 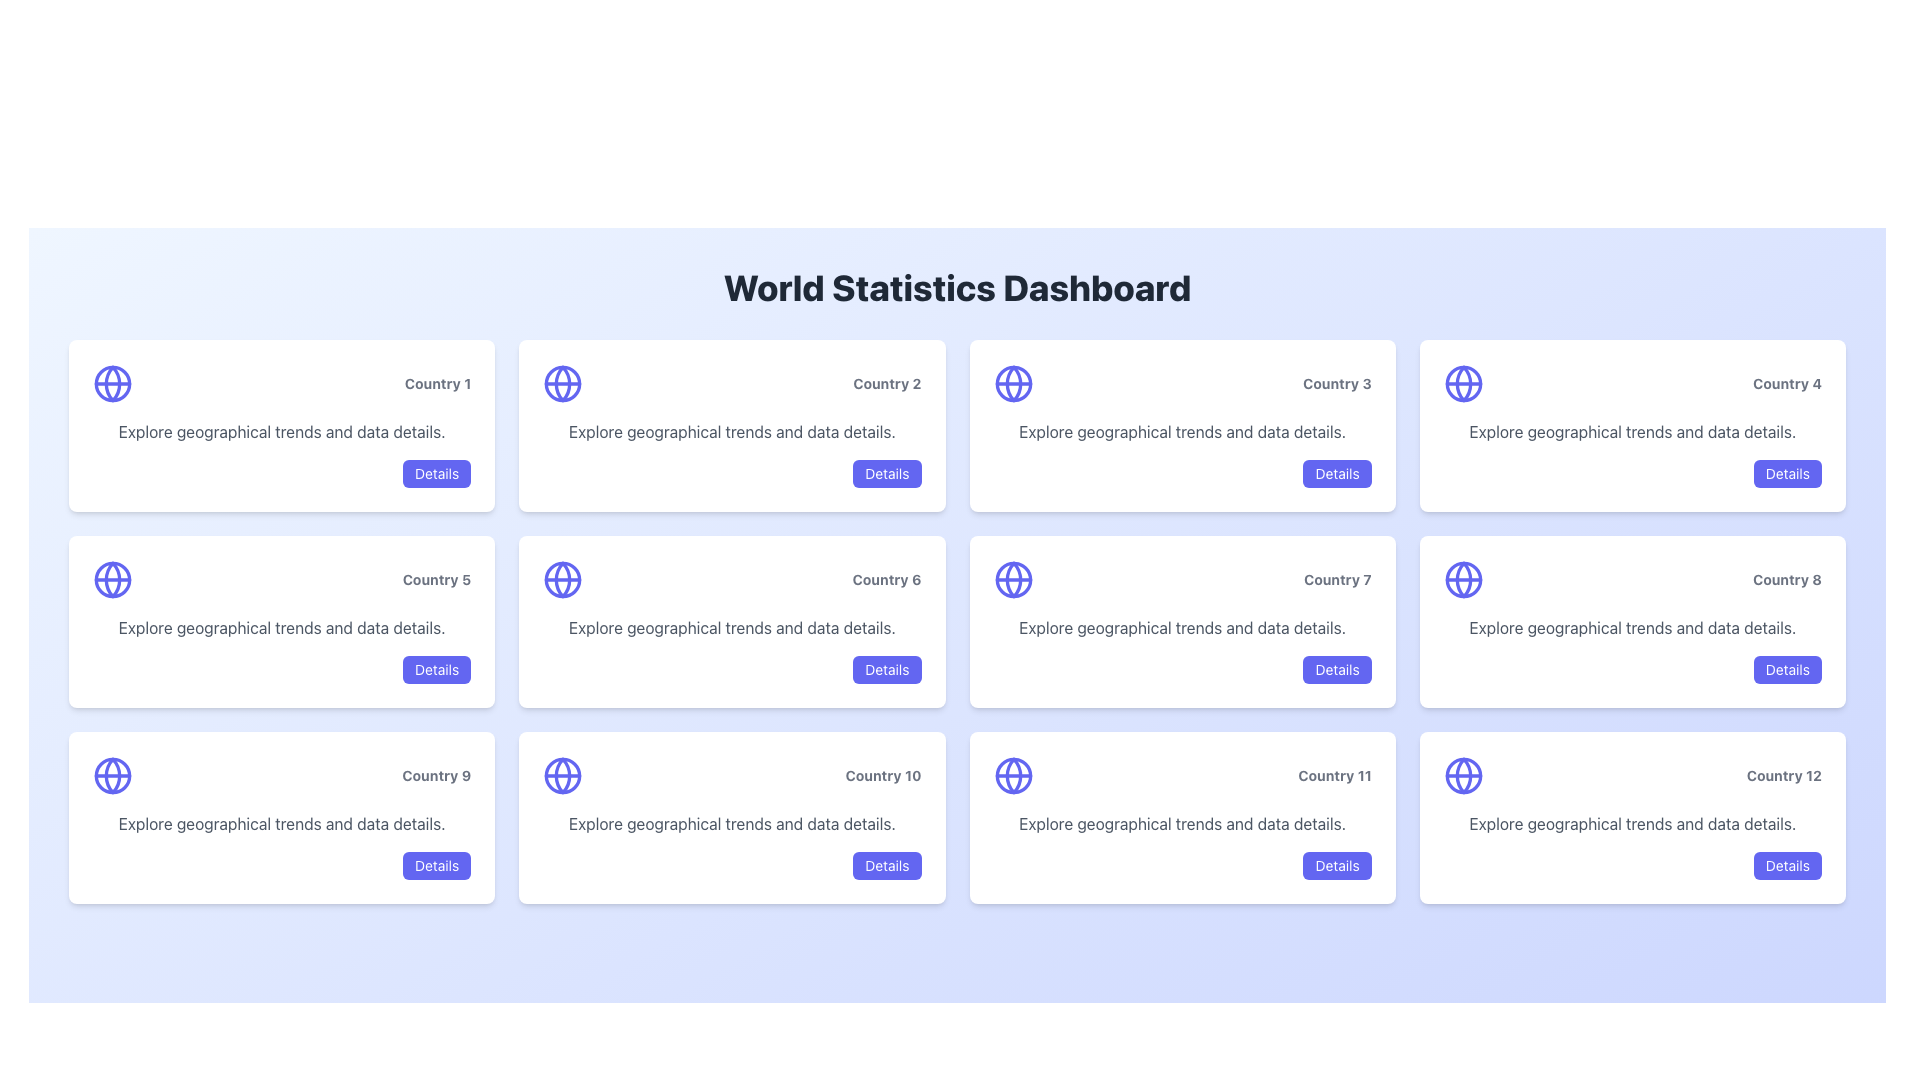 I want to click on the text label indicating 'Country 10' located in the top-right corner of its card, adjacent to a globe icon and above a 'Details' button, so click(x=882, y=774).